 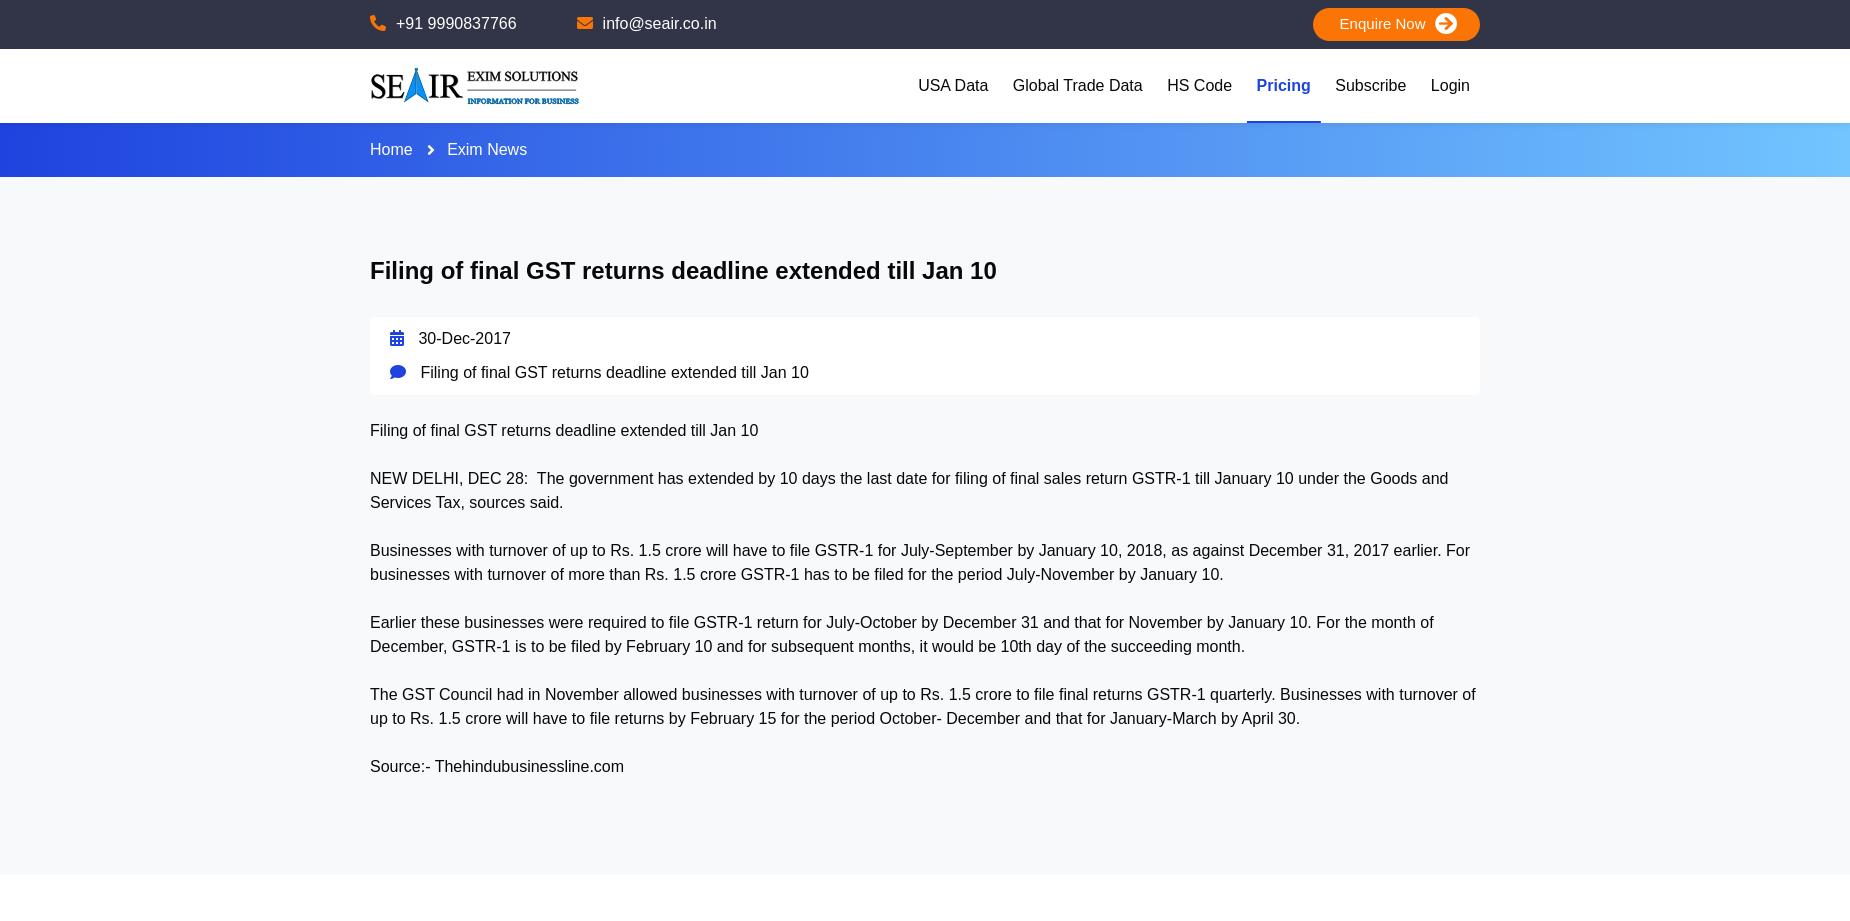 What do you see at coordinates (998, 150) in the screenshot?
I see `'USA Importers'` at bounding box center [998, 150].